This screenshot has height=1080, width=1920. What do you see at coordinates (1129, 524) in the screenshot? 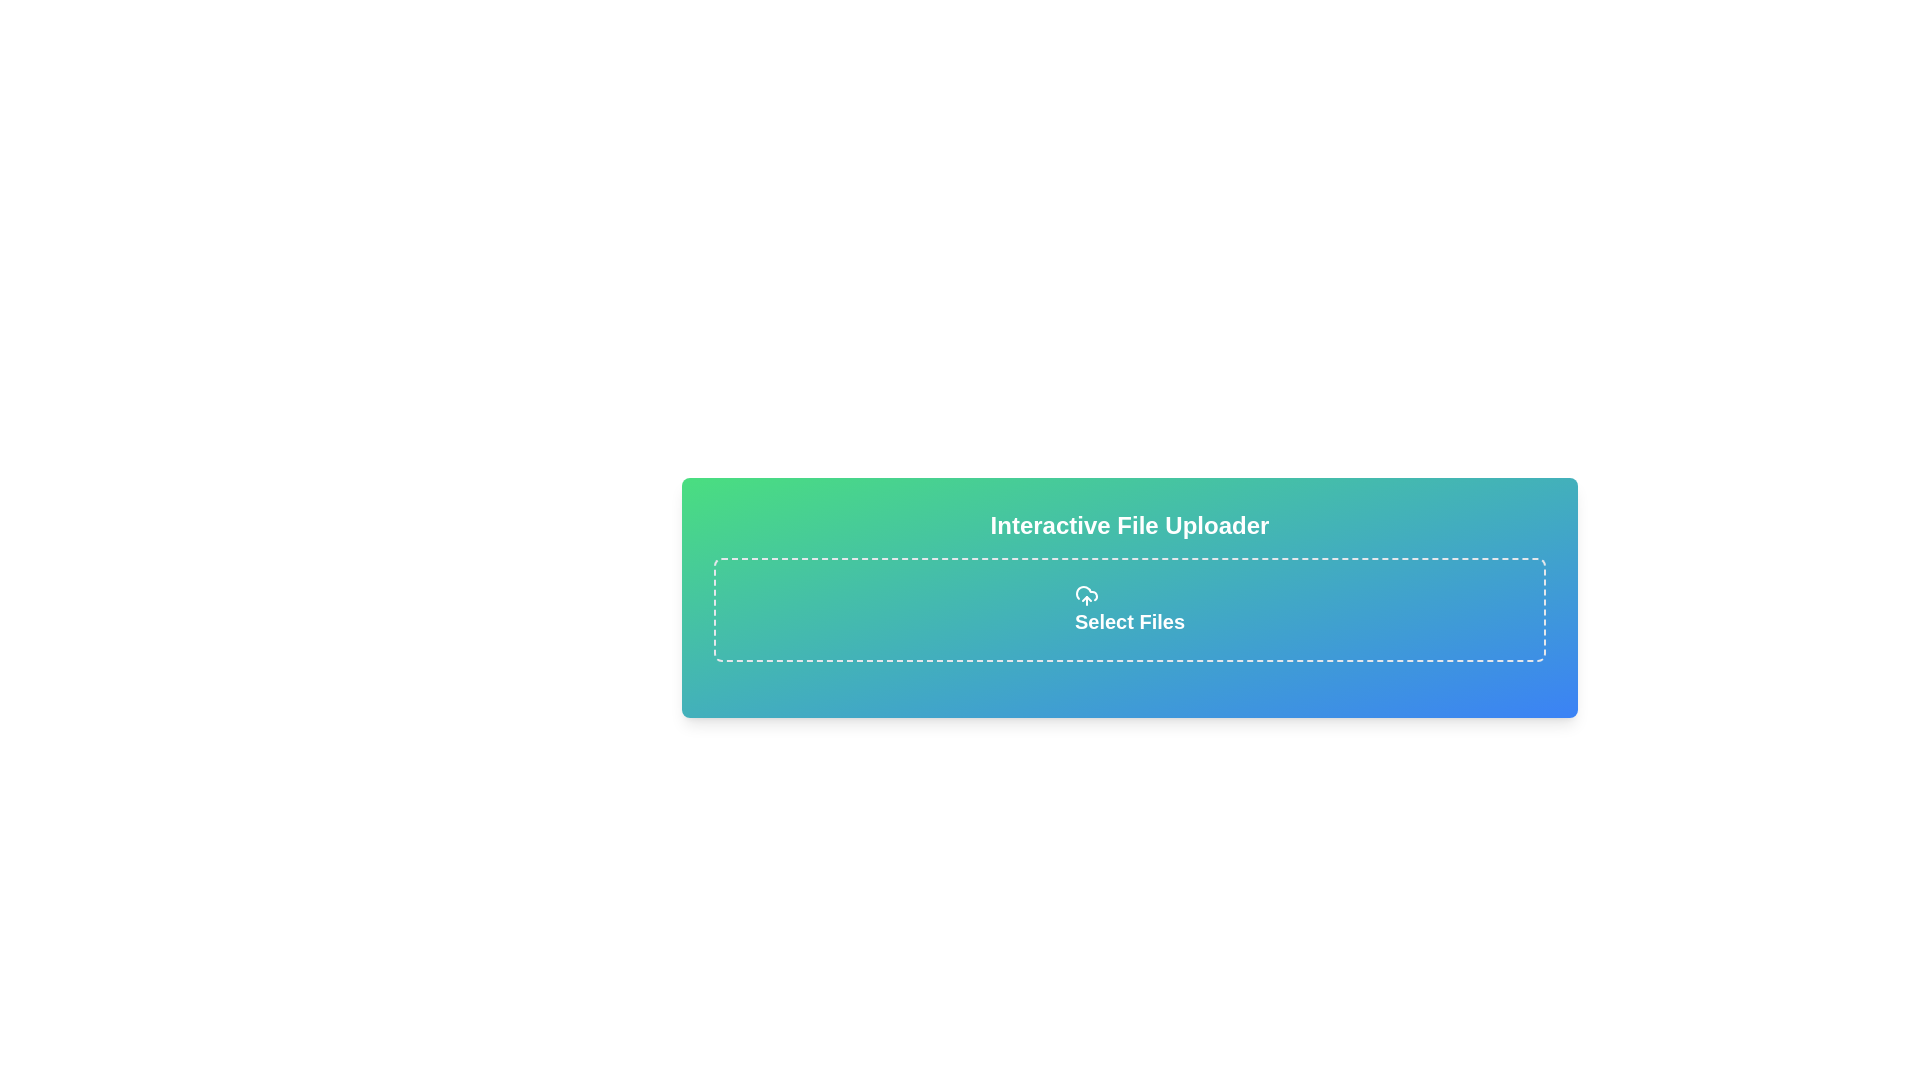
I see `the prominently displayed text label 'Interactive File Uploader' which is the header of the file uploader section, located at the top of the interface with a green and blue gradient background` at bounding box center [1129, 524].